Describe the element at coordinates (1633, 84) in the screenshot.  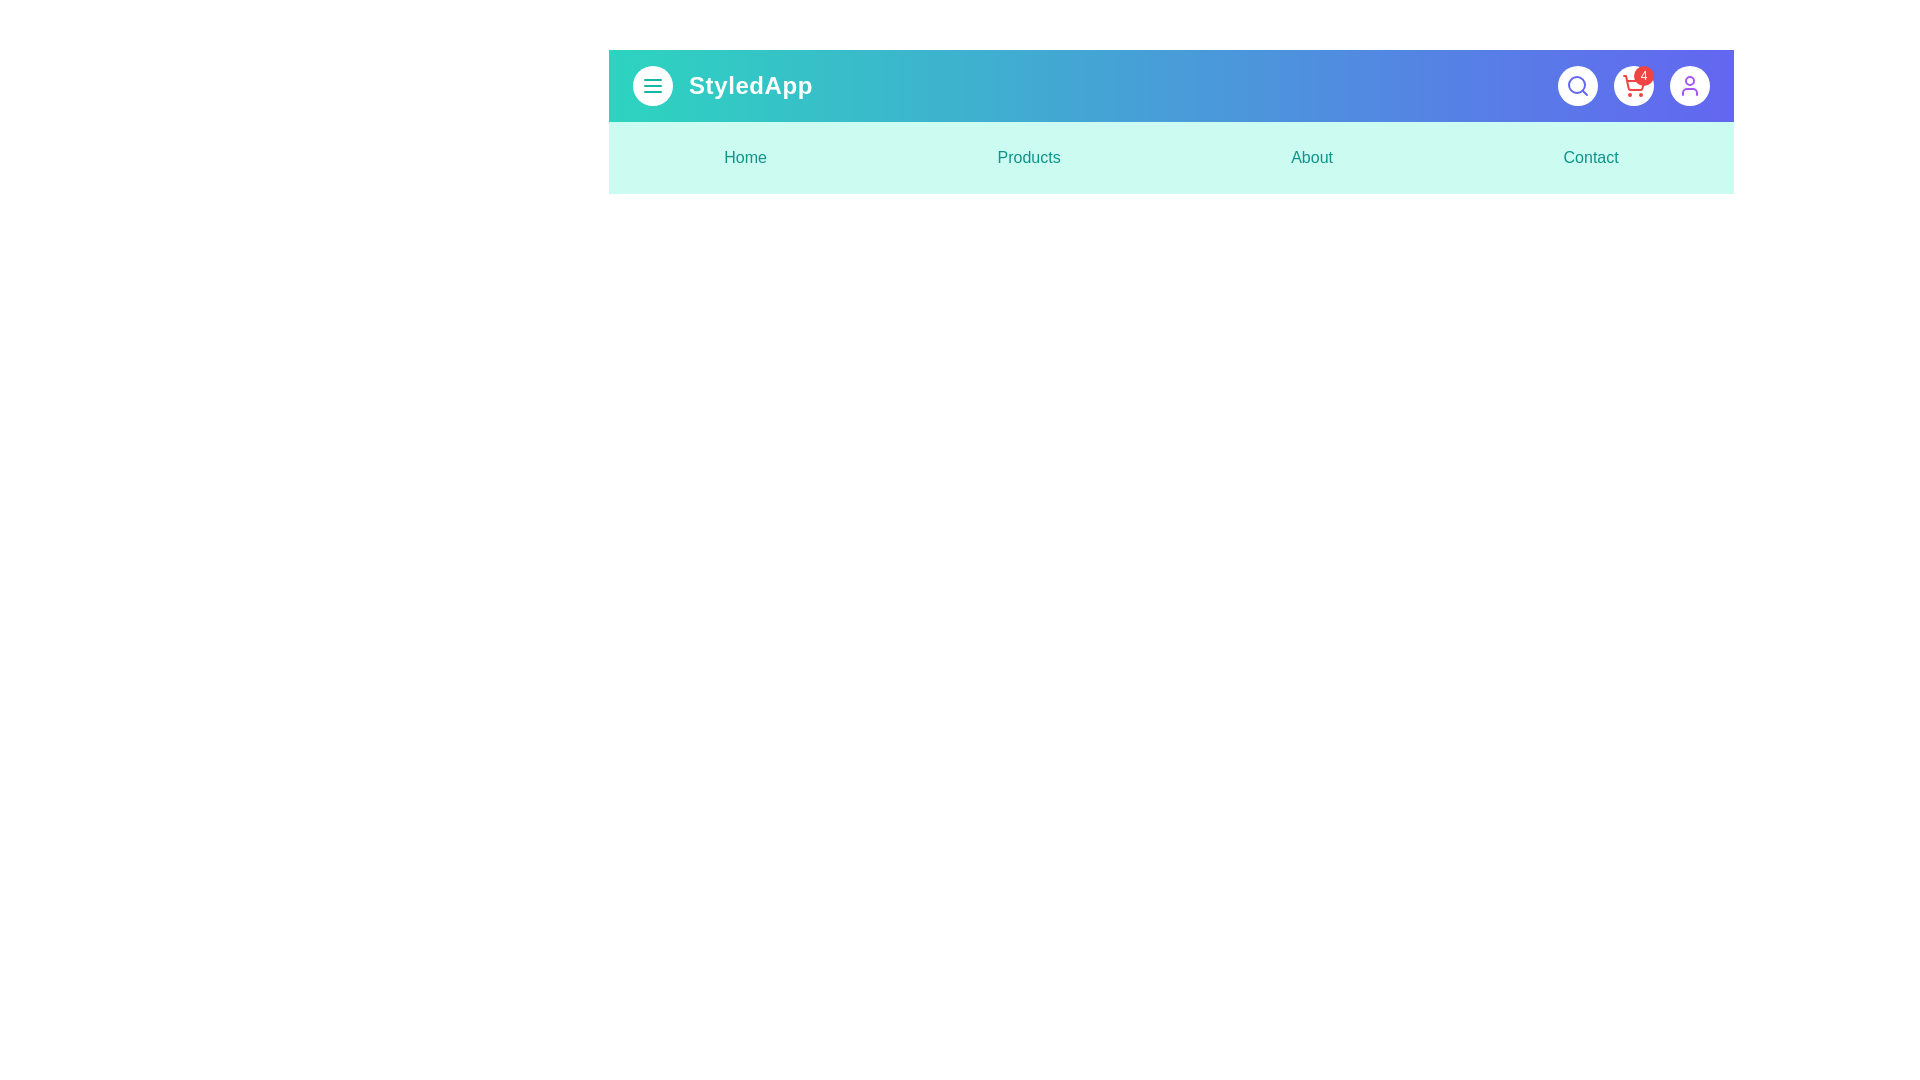
I see `the shopping cart button to open the shopping cart interface` at that location.